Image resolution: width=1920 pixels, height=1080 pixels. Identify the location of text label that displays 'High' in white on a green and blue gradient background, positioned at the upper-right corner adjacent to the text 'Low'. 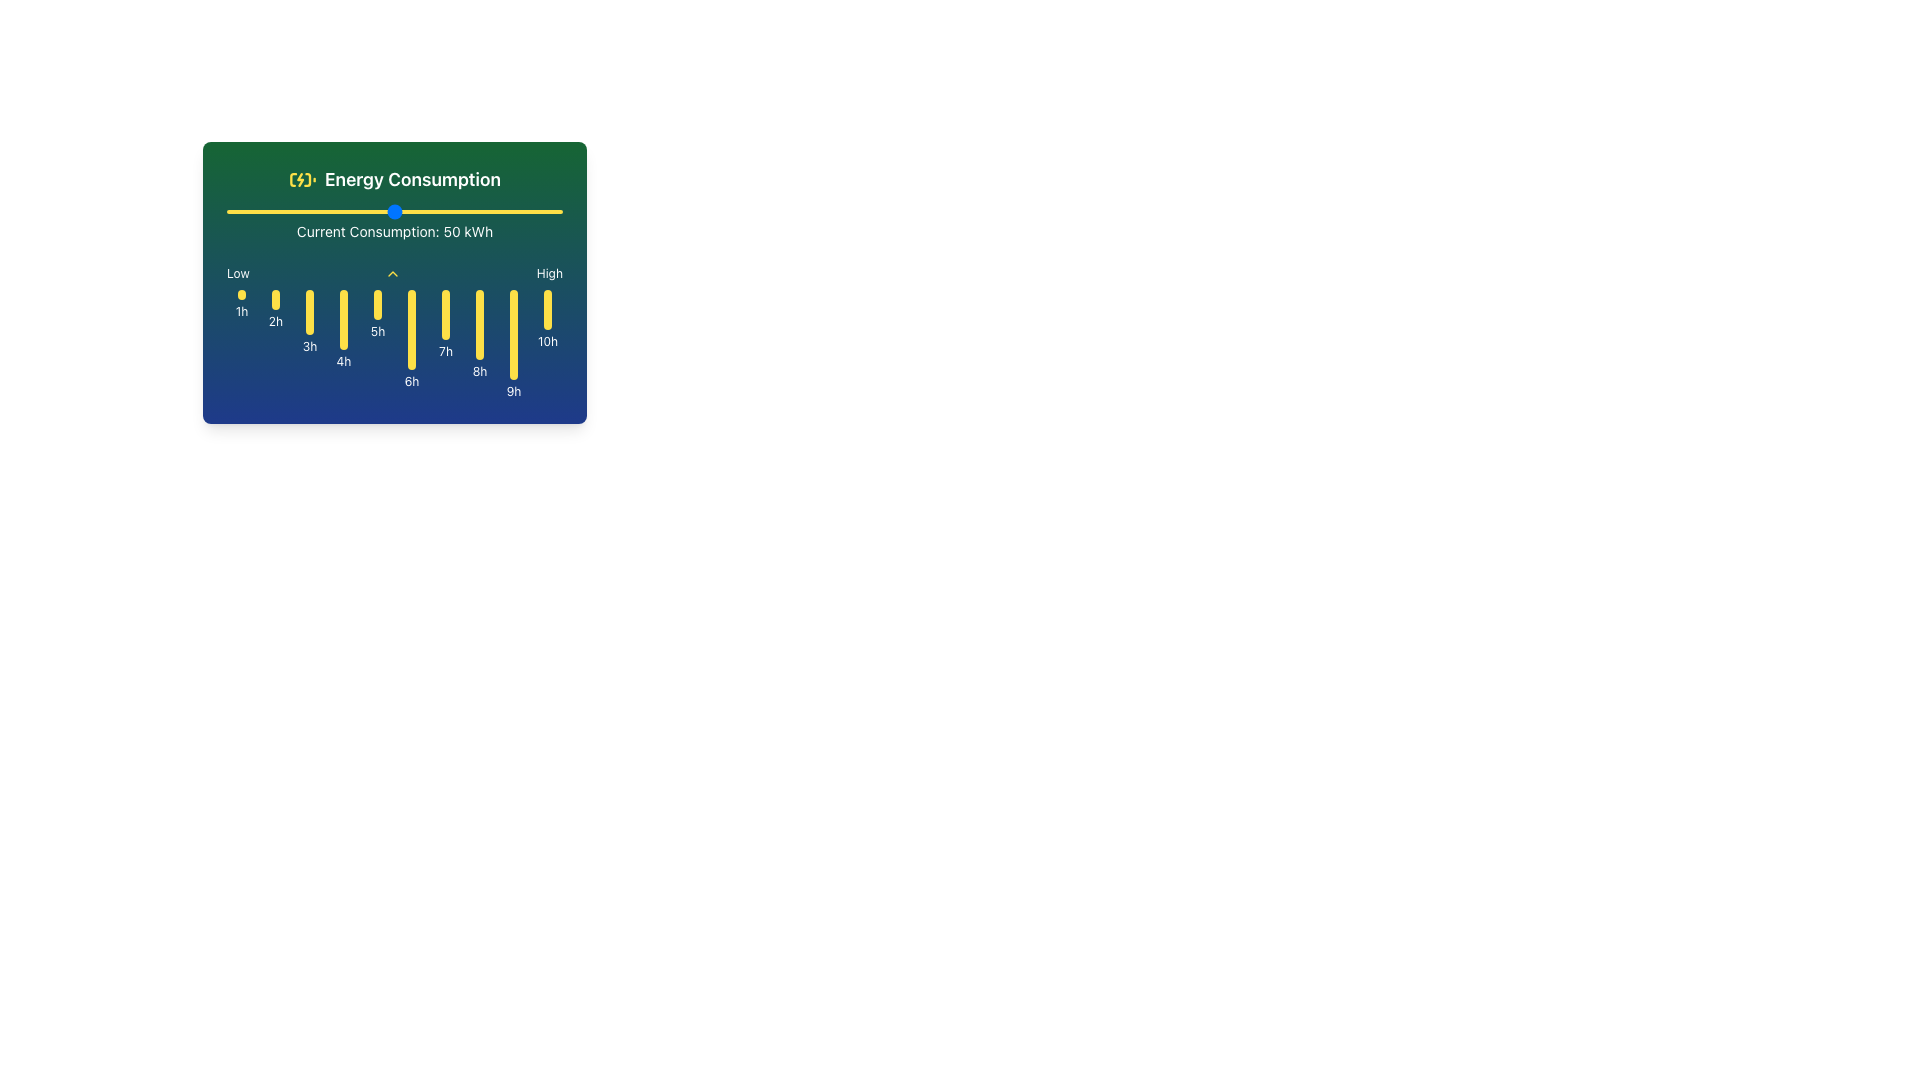
(549, 273).